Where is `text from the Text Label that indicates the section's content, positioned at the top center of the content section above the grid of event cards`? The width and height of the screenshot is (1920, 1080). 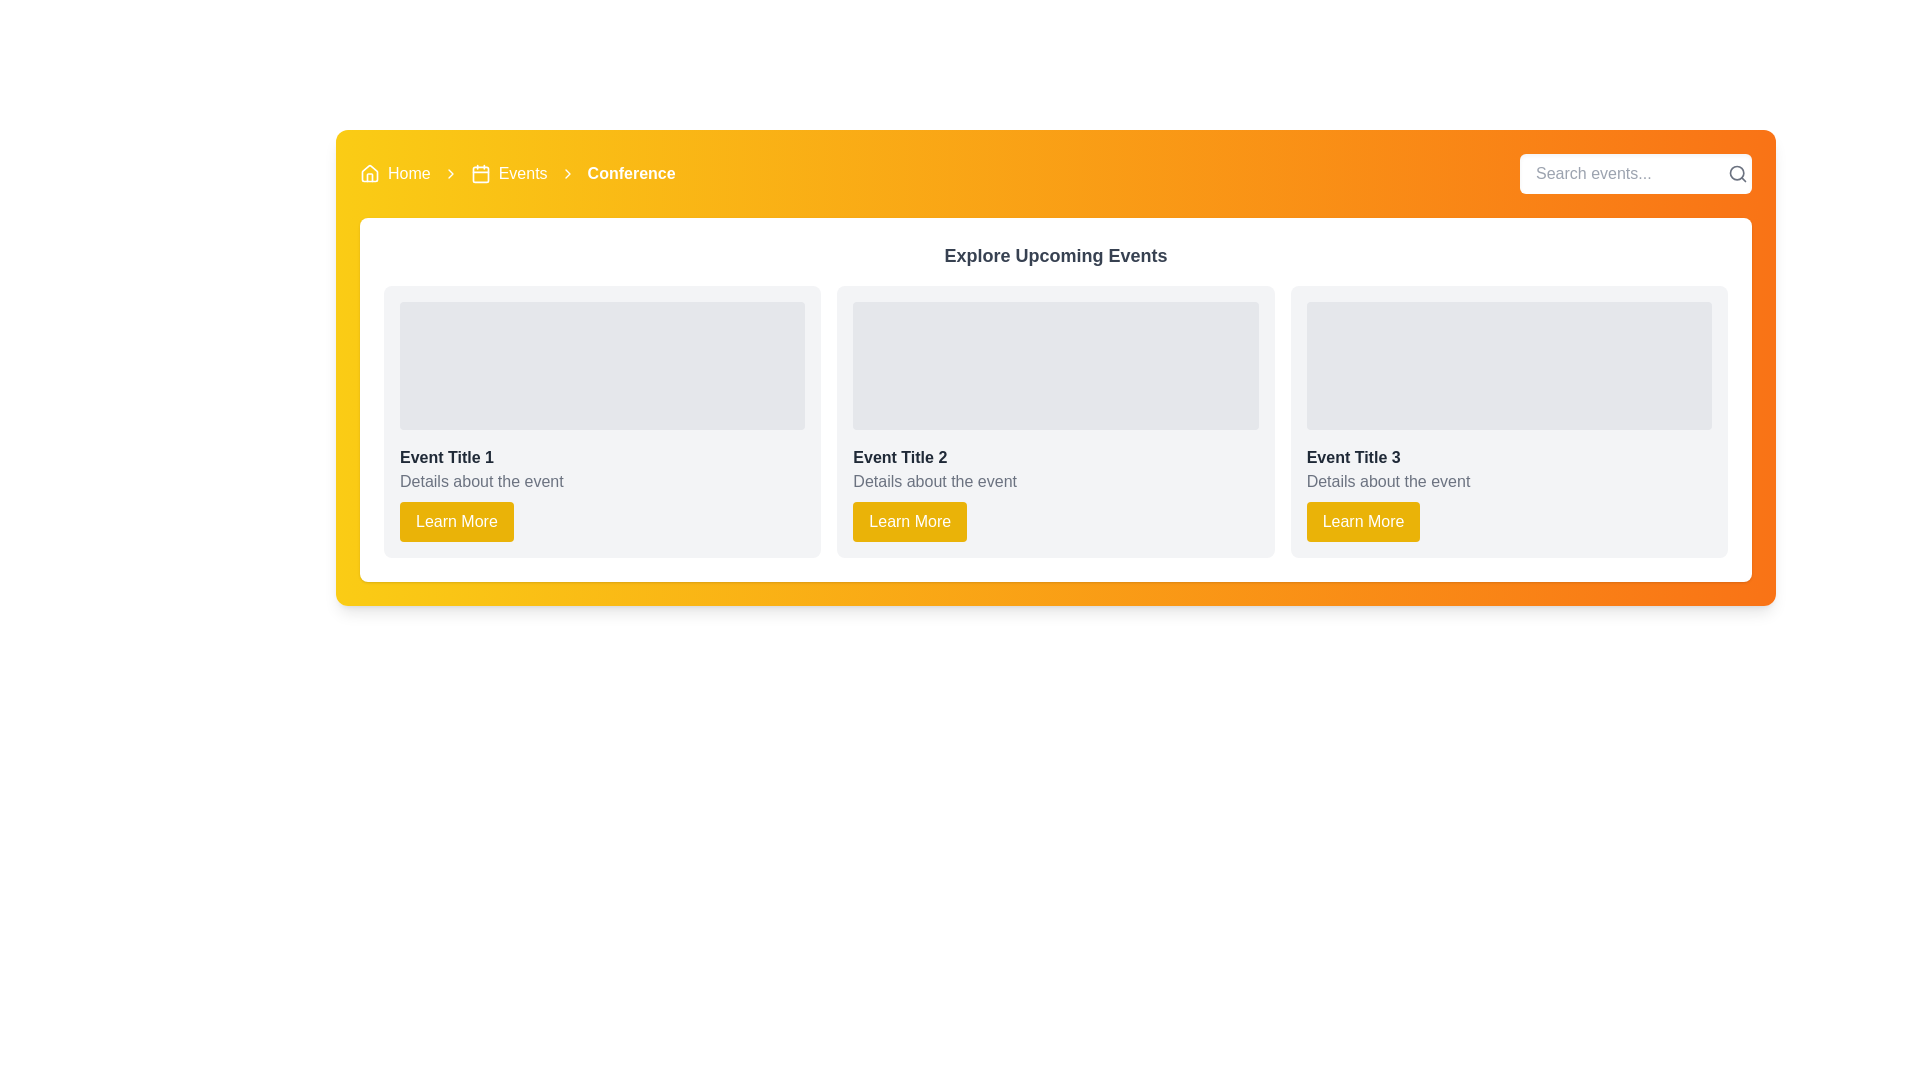
text from the Text Label that indicates the section's content, positioned at the top center of the content section above the grid of event cards is located at coordinates (1055, 254).